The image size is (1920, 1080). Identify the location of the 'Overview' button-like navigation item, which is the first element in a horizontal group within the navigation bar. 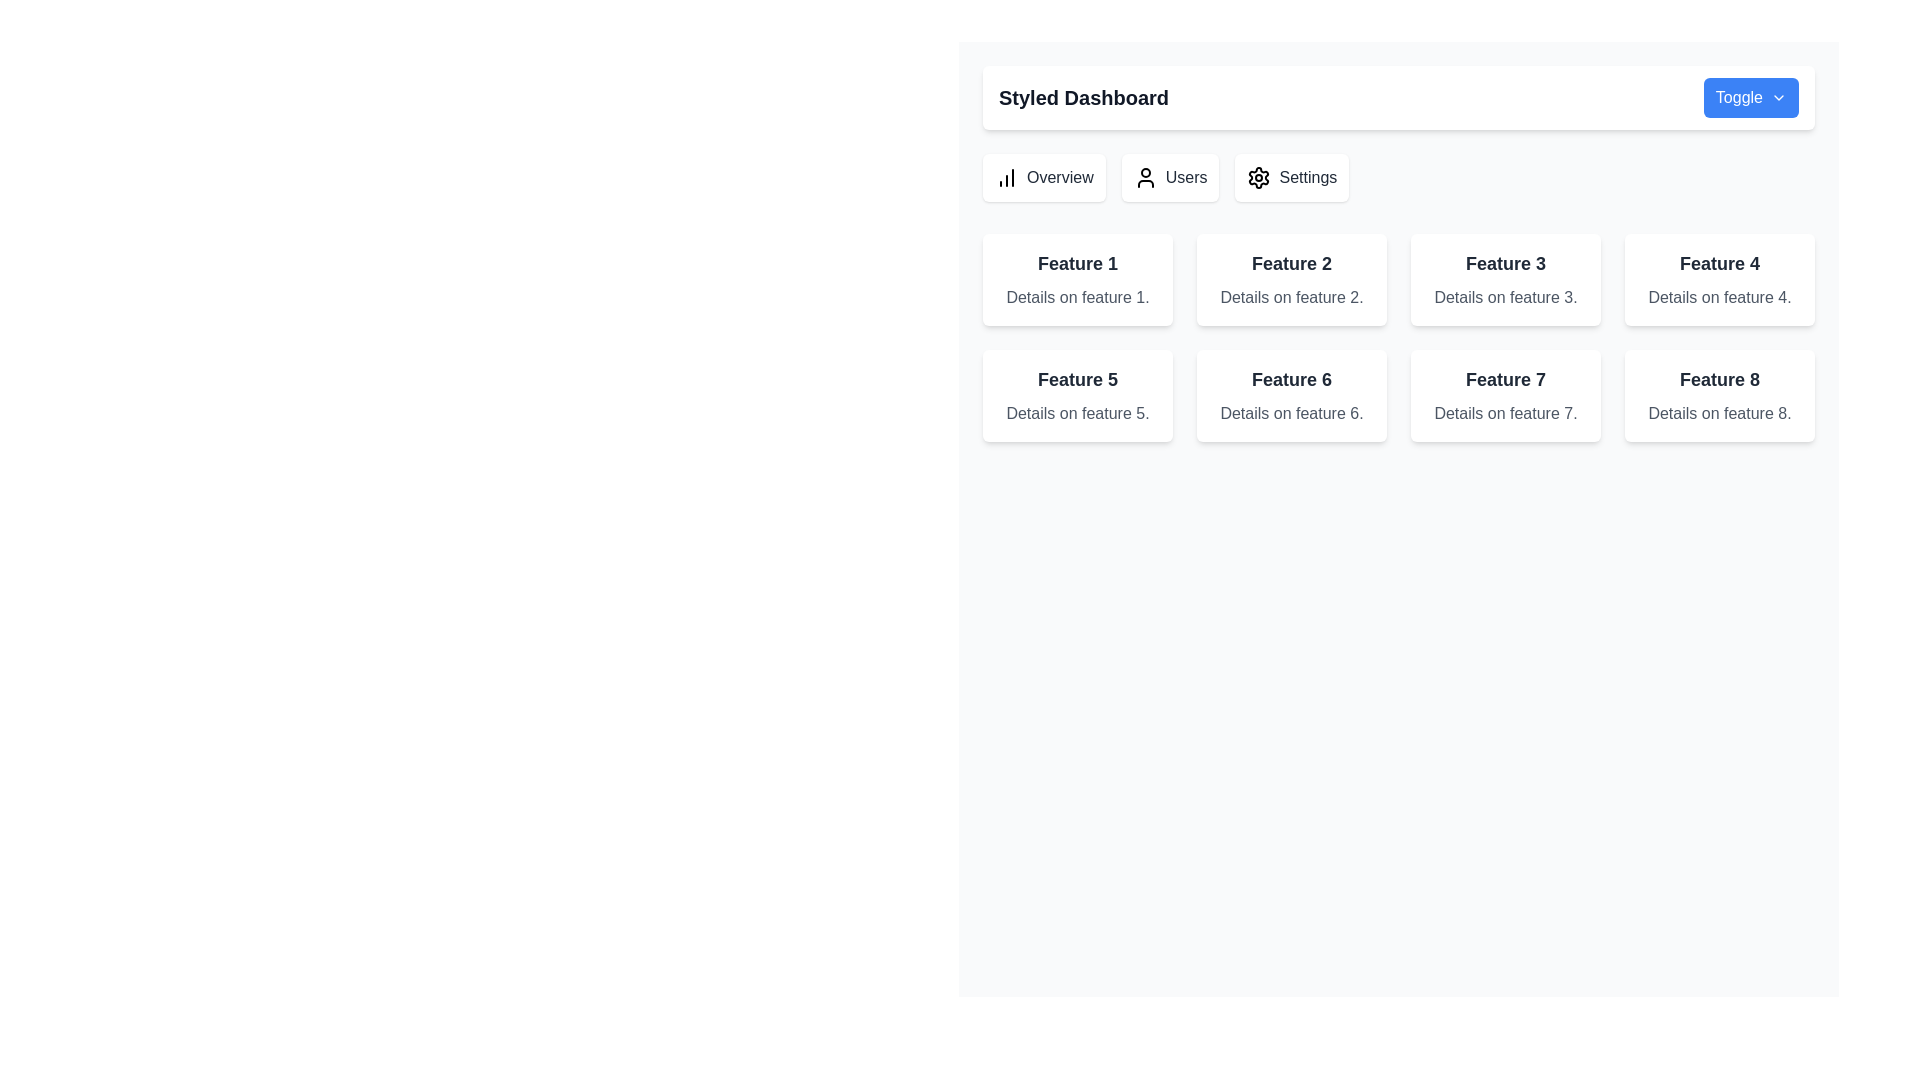
(1043, 176).